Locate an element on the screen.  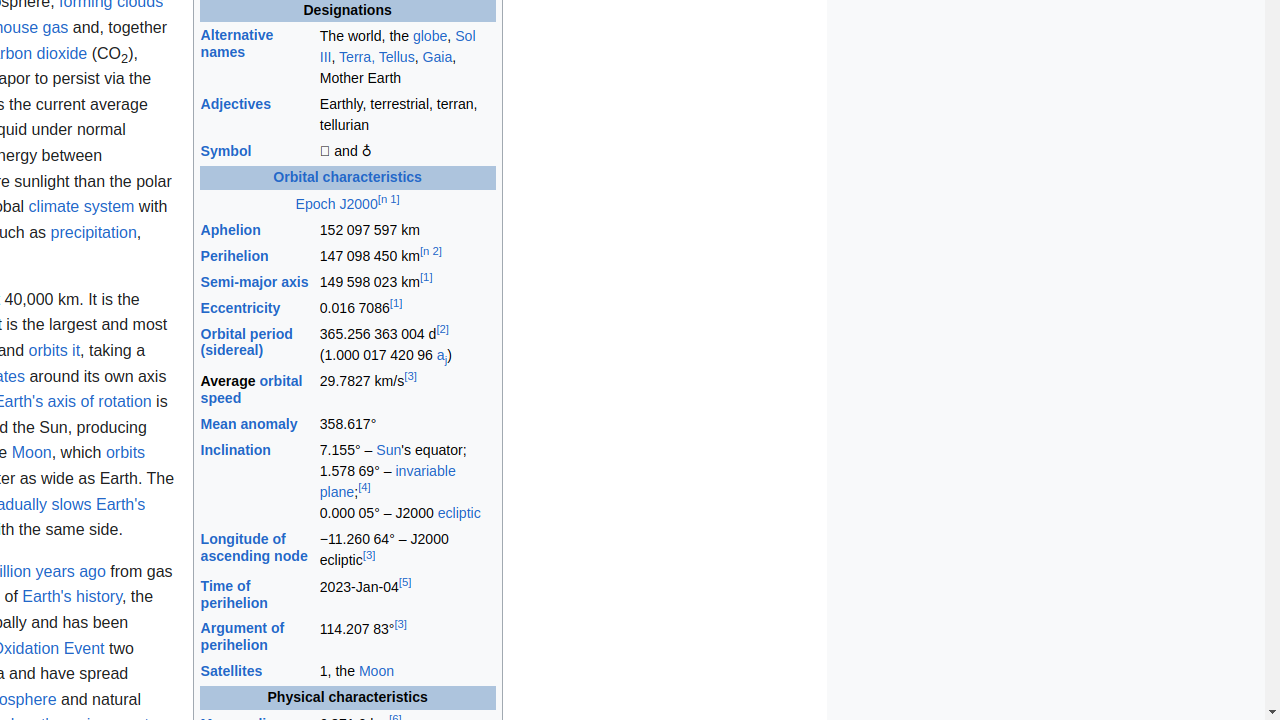
'Semi-major axis' is located at coordinates (253, 281).